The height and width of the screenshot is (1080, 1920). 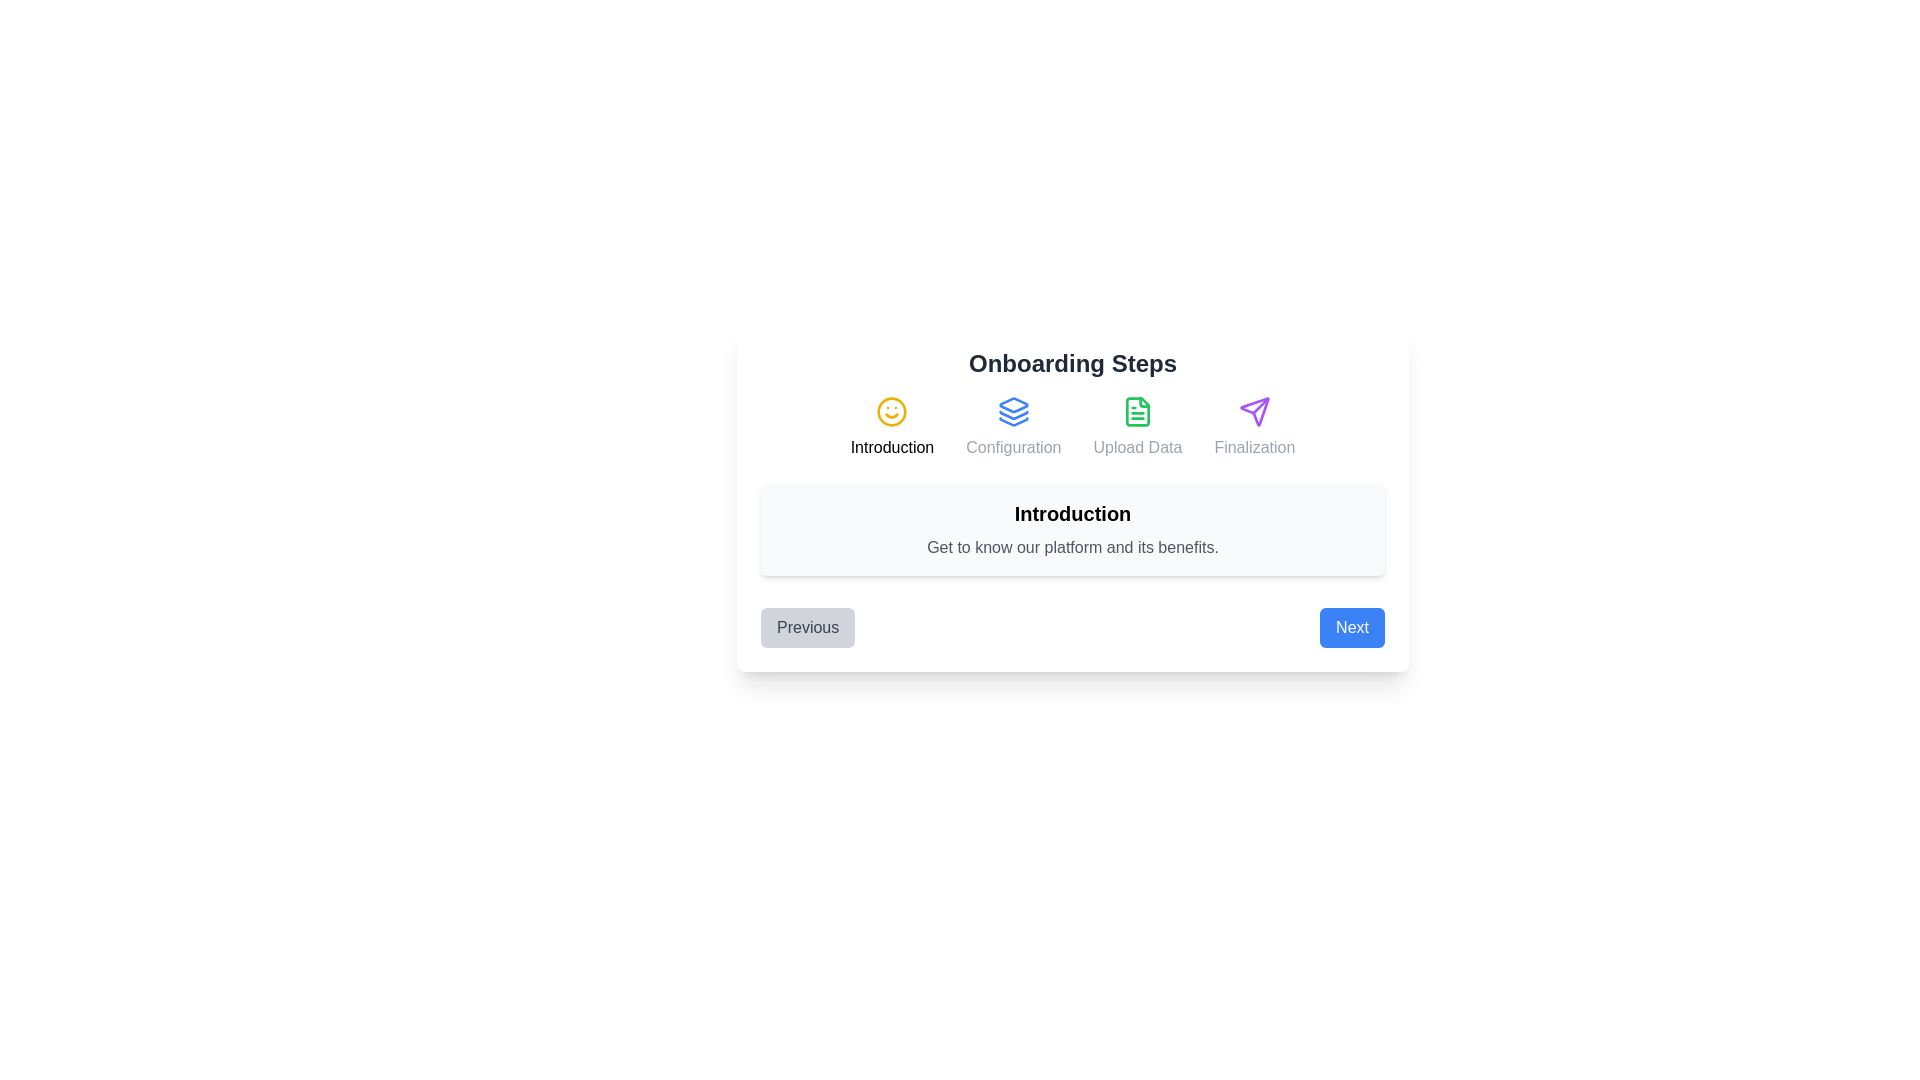 I want to click on the decorative vector graphic that represents the 'Configuration' step icon in the onboarding process, which is centrally located within the blue-outlined icon, so click(x=1013, y=405).